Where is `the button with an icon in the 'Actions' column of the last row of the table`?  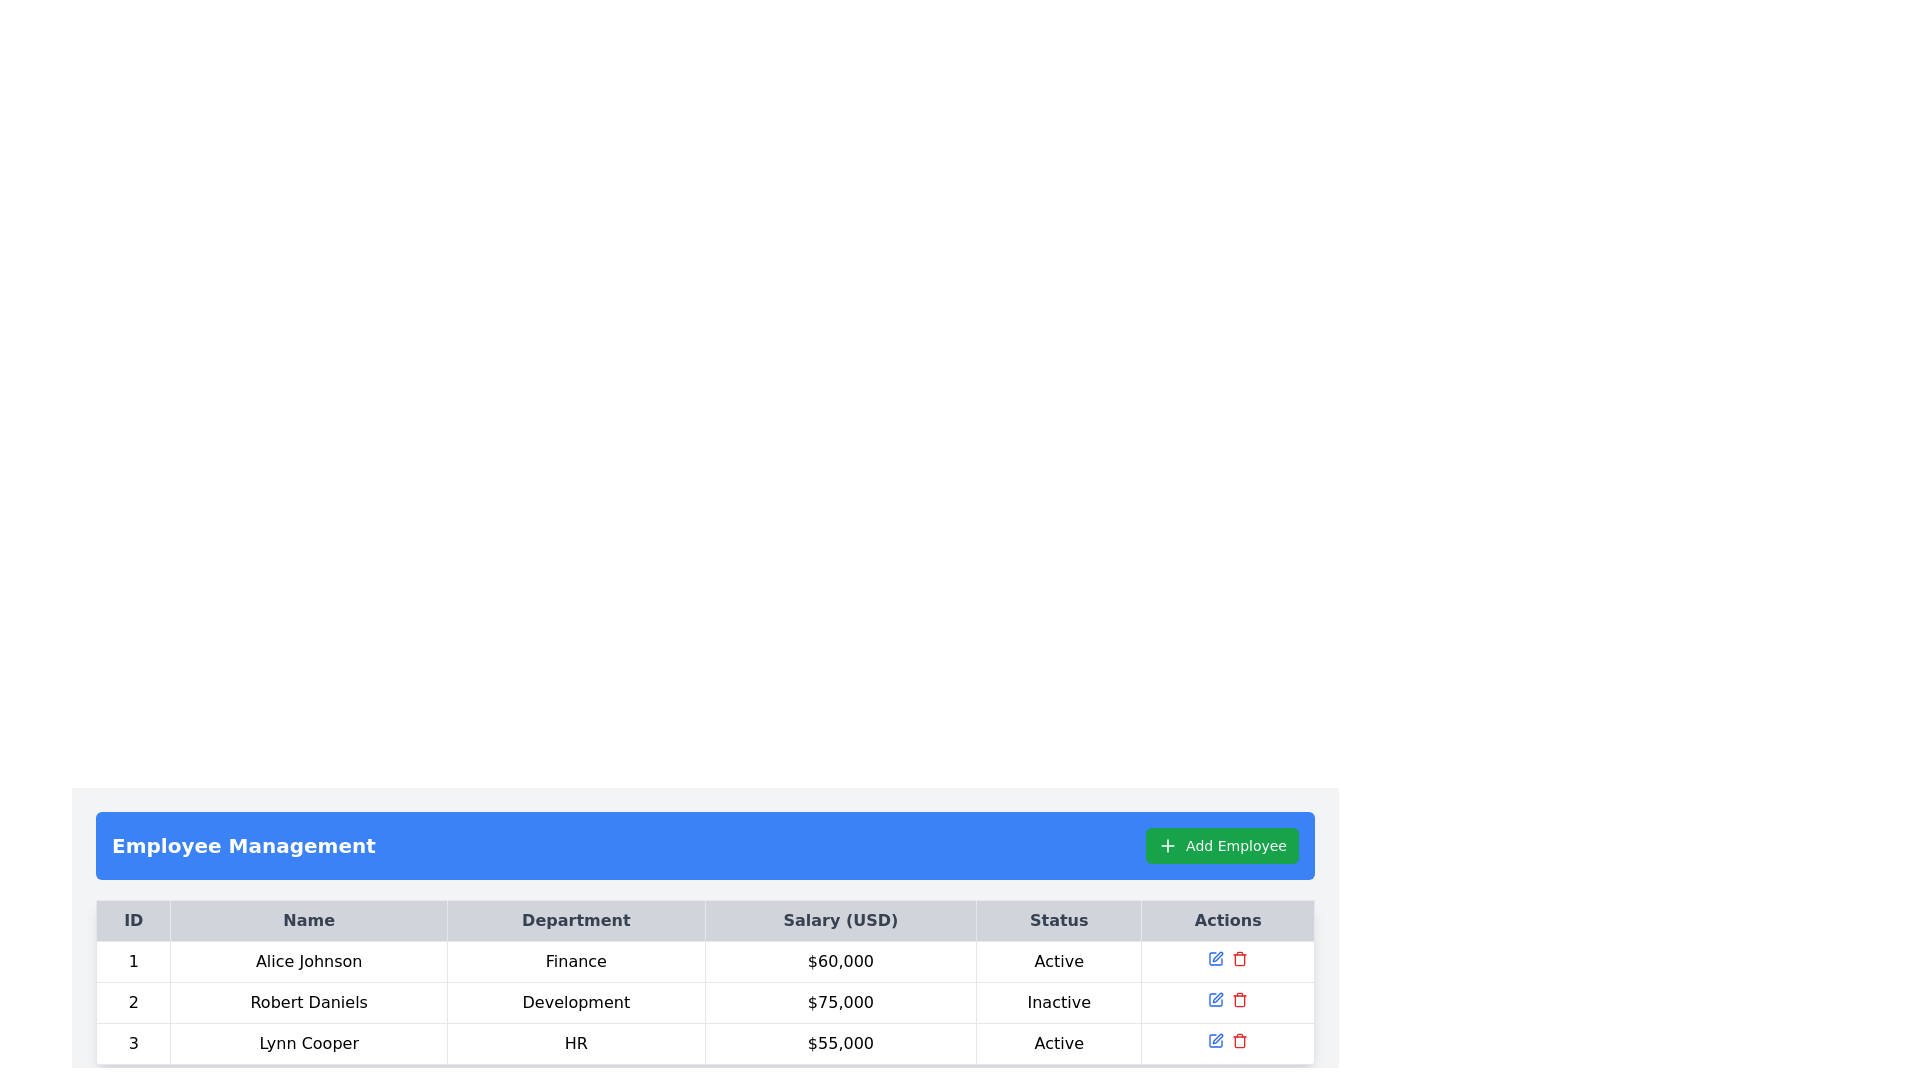
the button with an icon in the 'Actions' column of the last row of the table is located at coordinates (1239, 999).